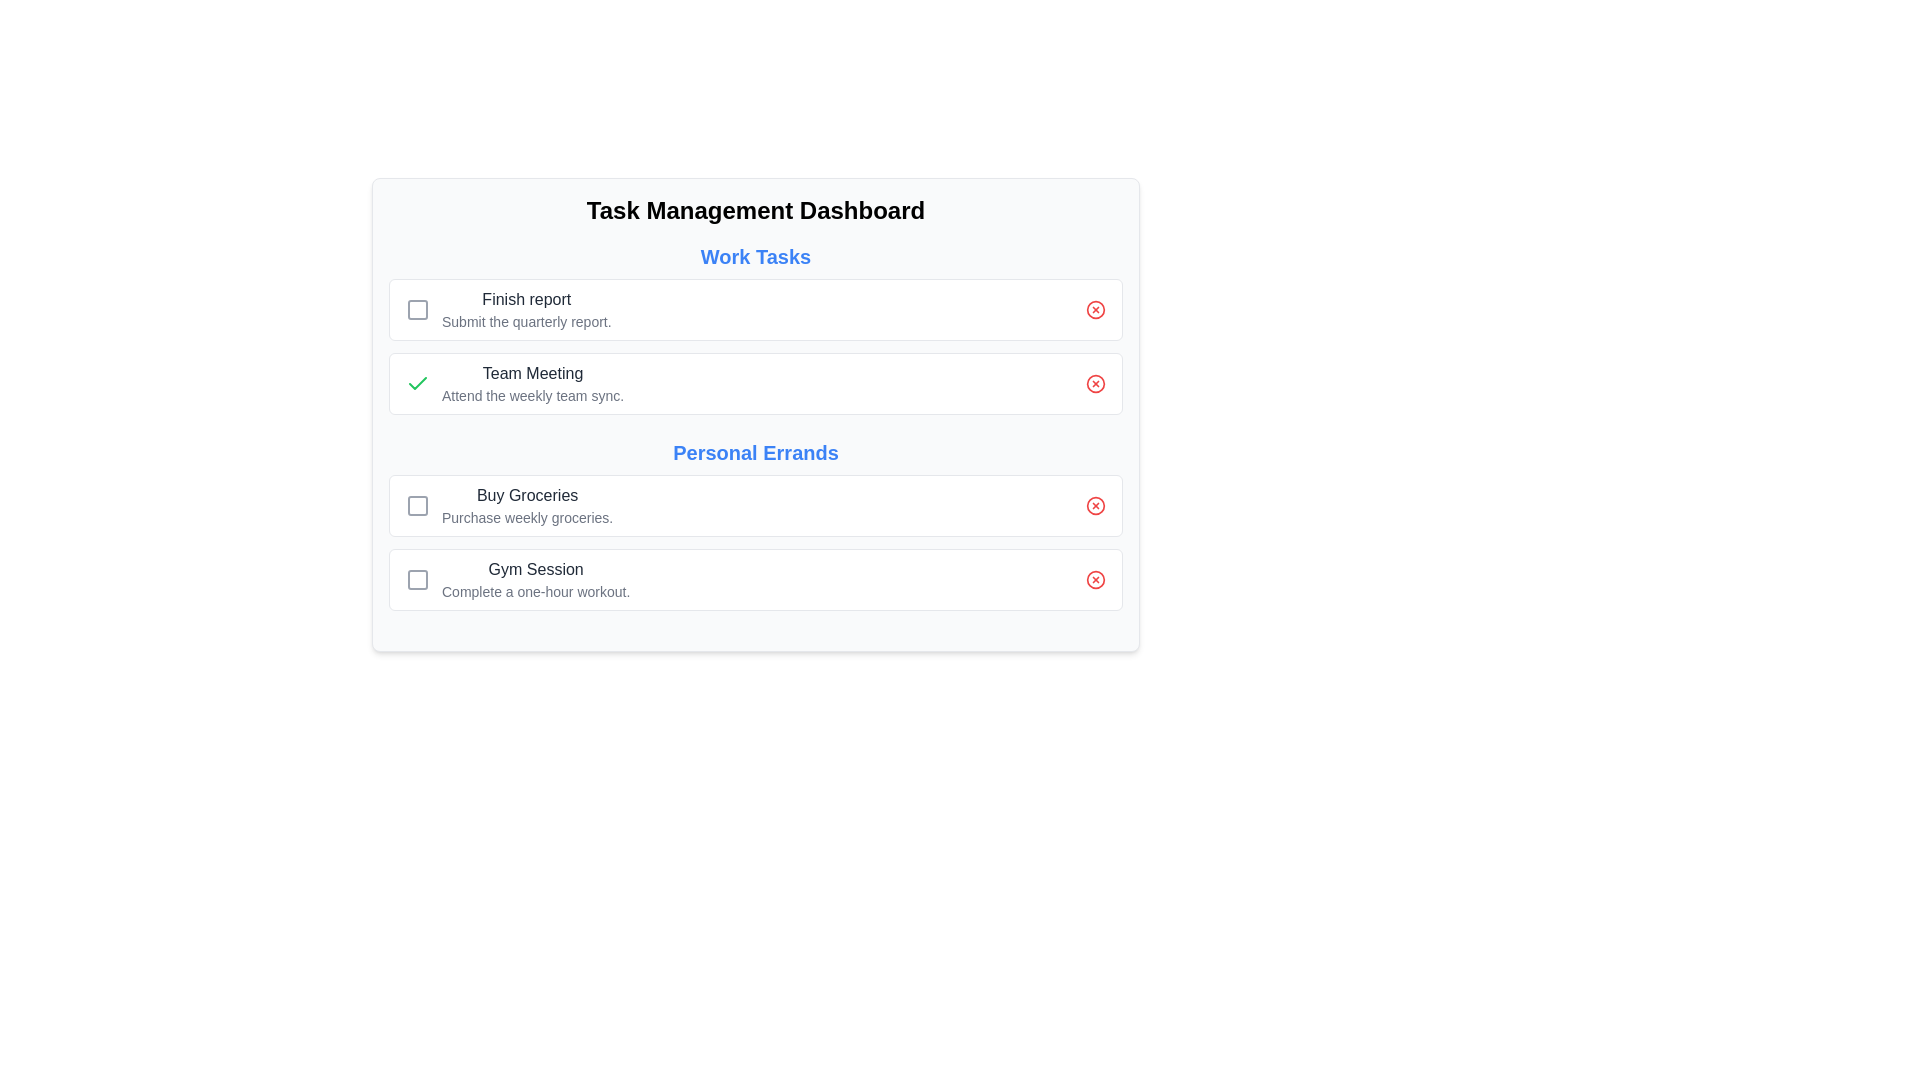  I want to click on the static textual display for the task item titled 'Team Meeting' located in the second row of the 'Work Tasks' section in the 'Task Management Dashboard', so click(532, 384).